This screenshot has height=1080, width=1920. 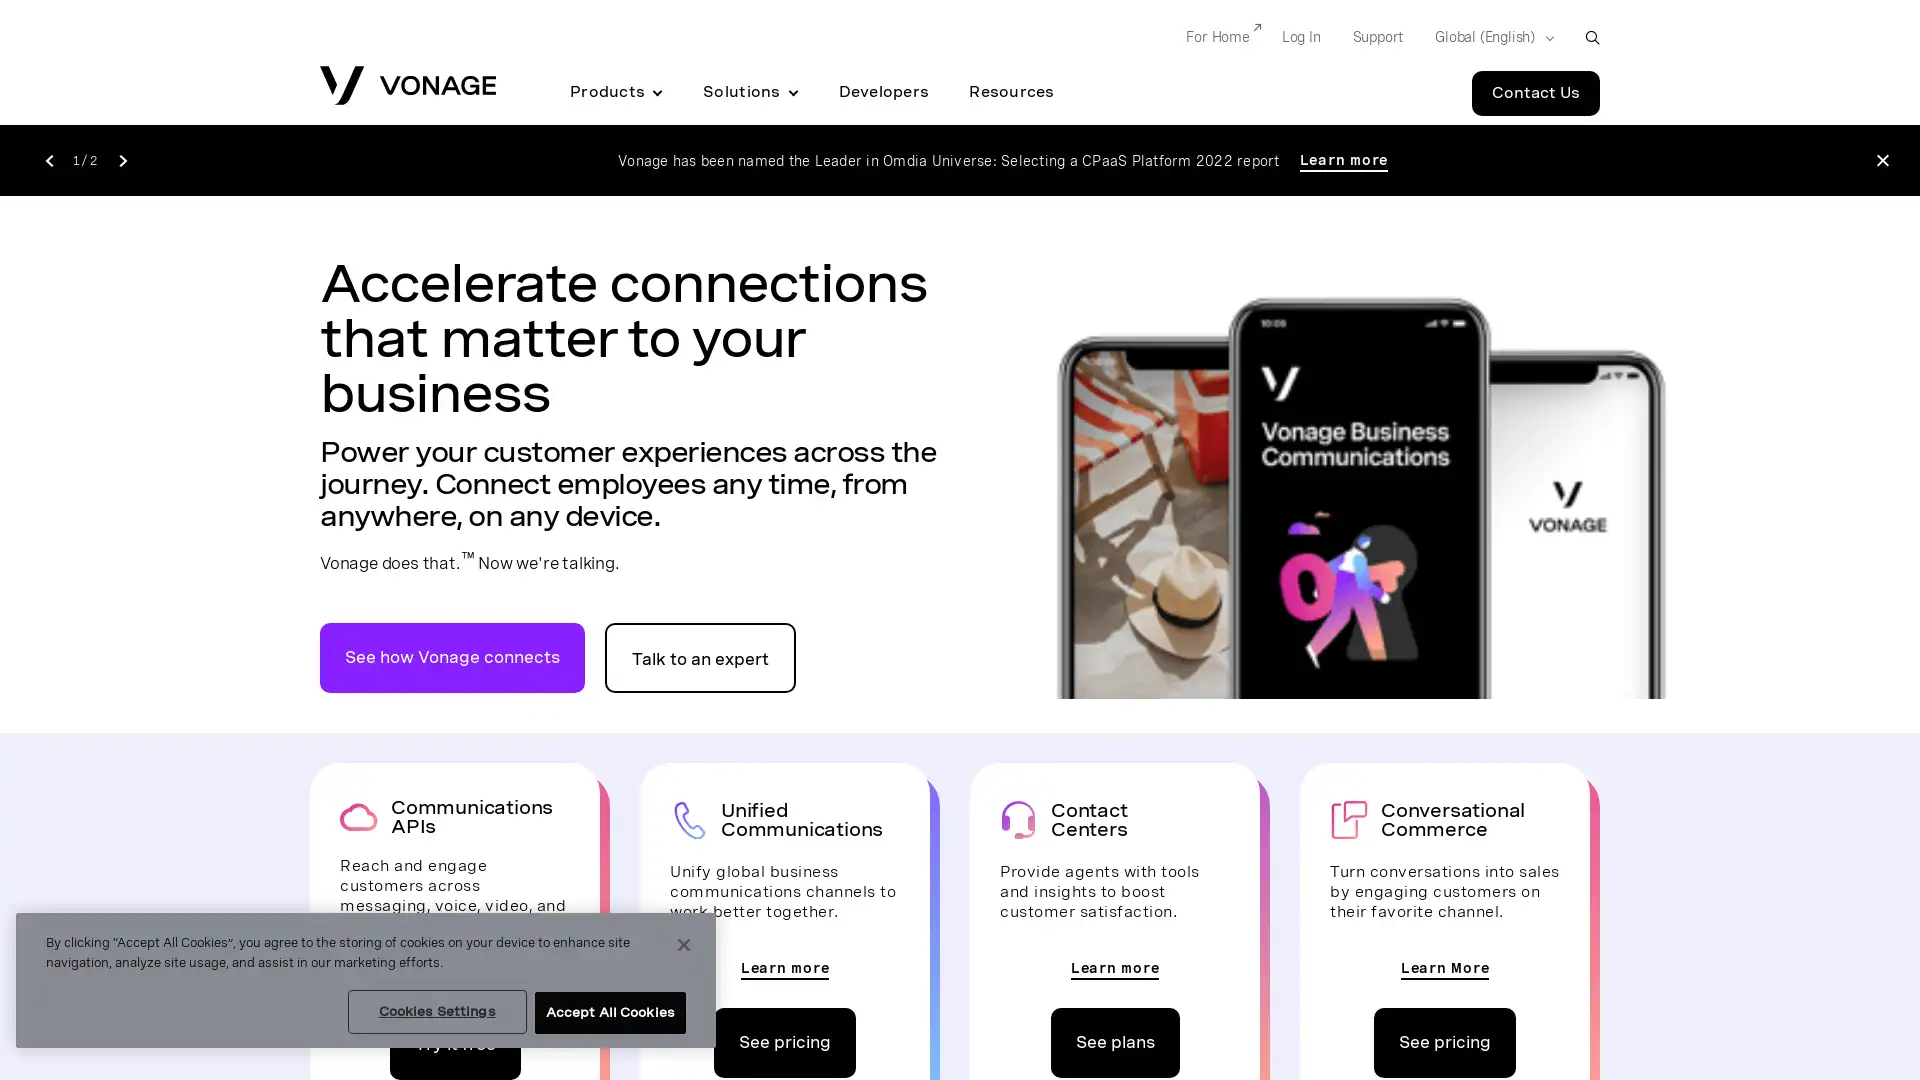 What do you see at coordinates (48, 158) in the screenshot?
I see `Go to the previous announcement` at bounding box center [48, 158].